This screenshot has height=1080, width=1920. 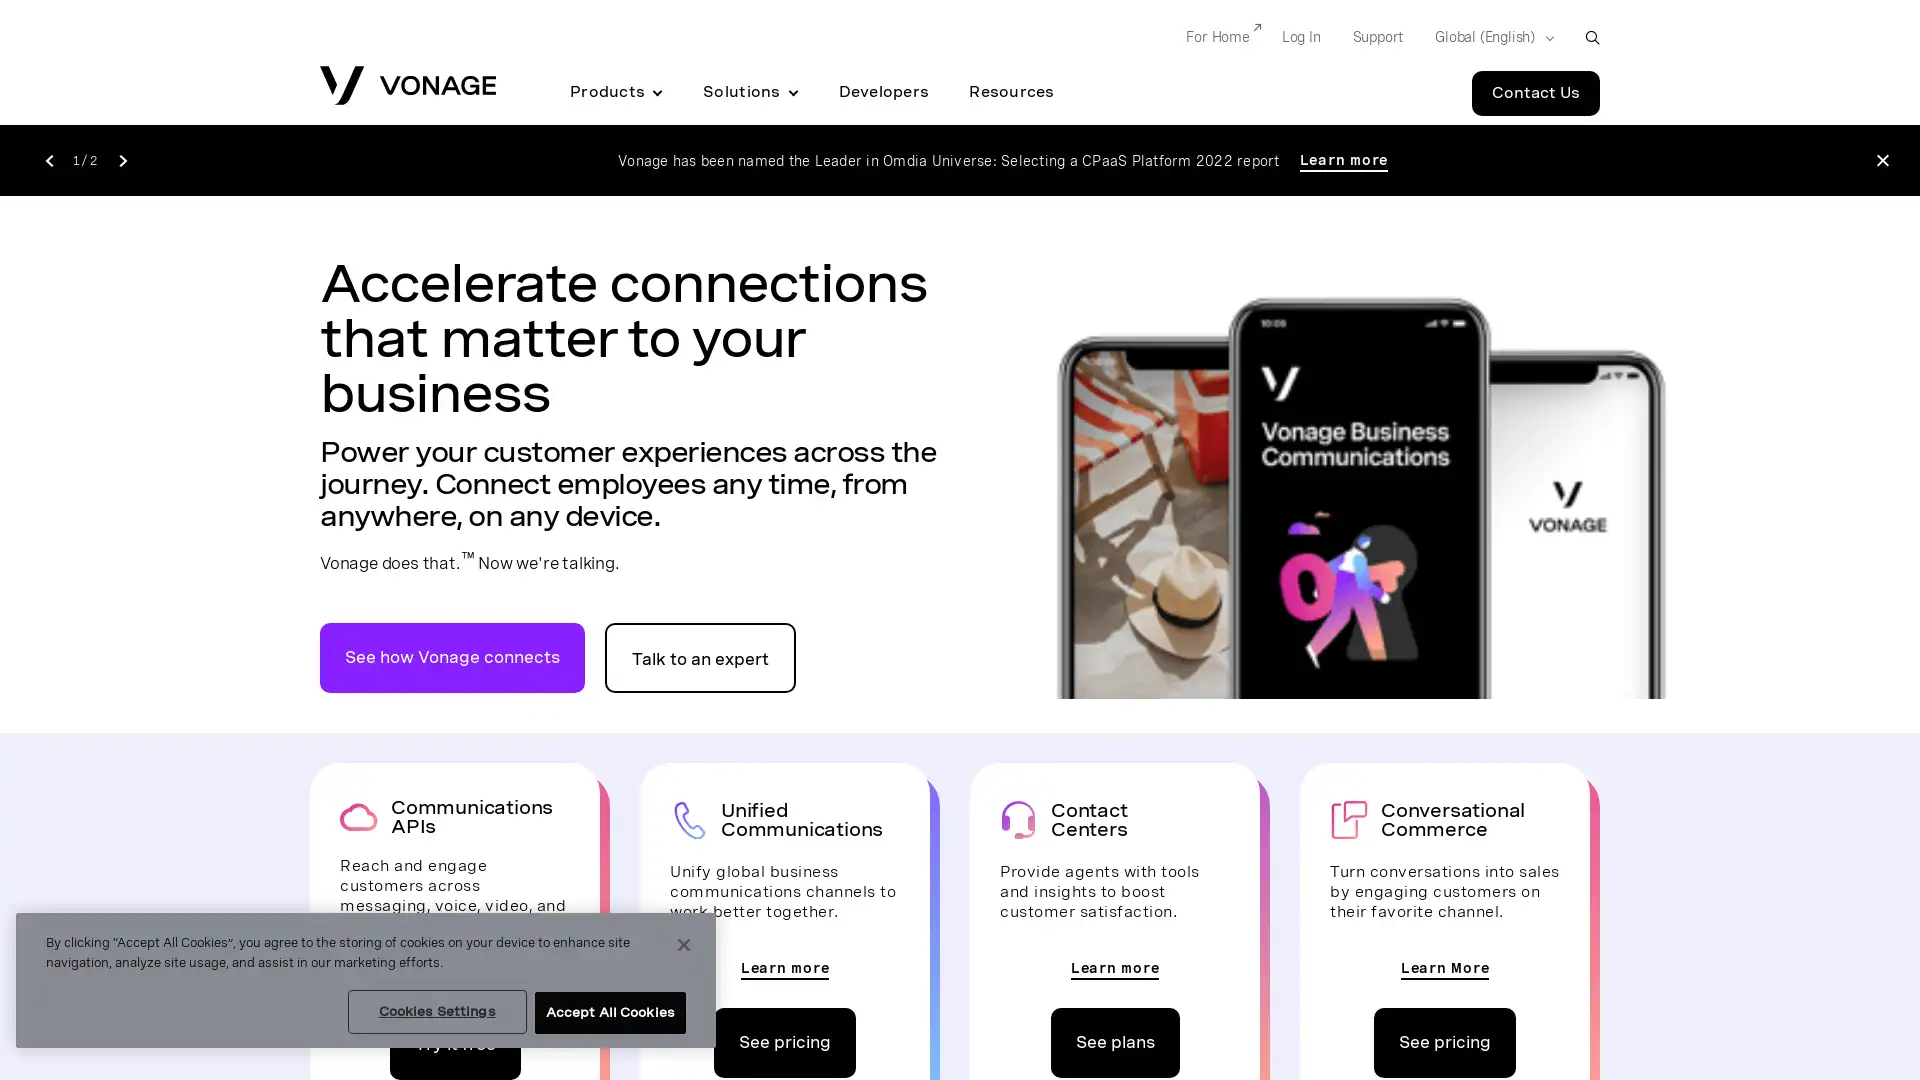 What do you see at coordinates (48, 158) in the screenshot?
I see `Go to the previous announcement` at bounding box center [48, 158].